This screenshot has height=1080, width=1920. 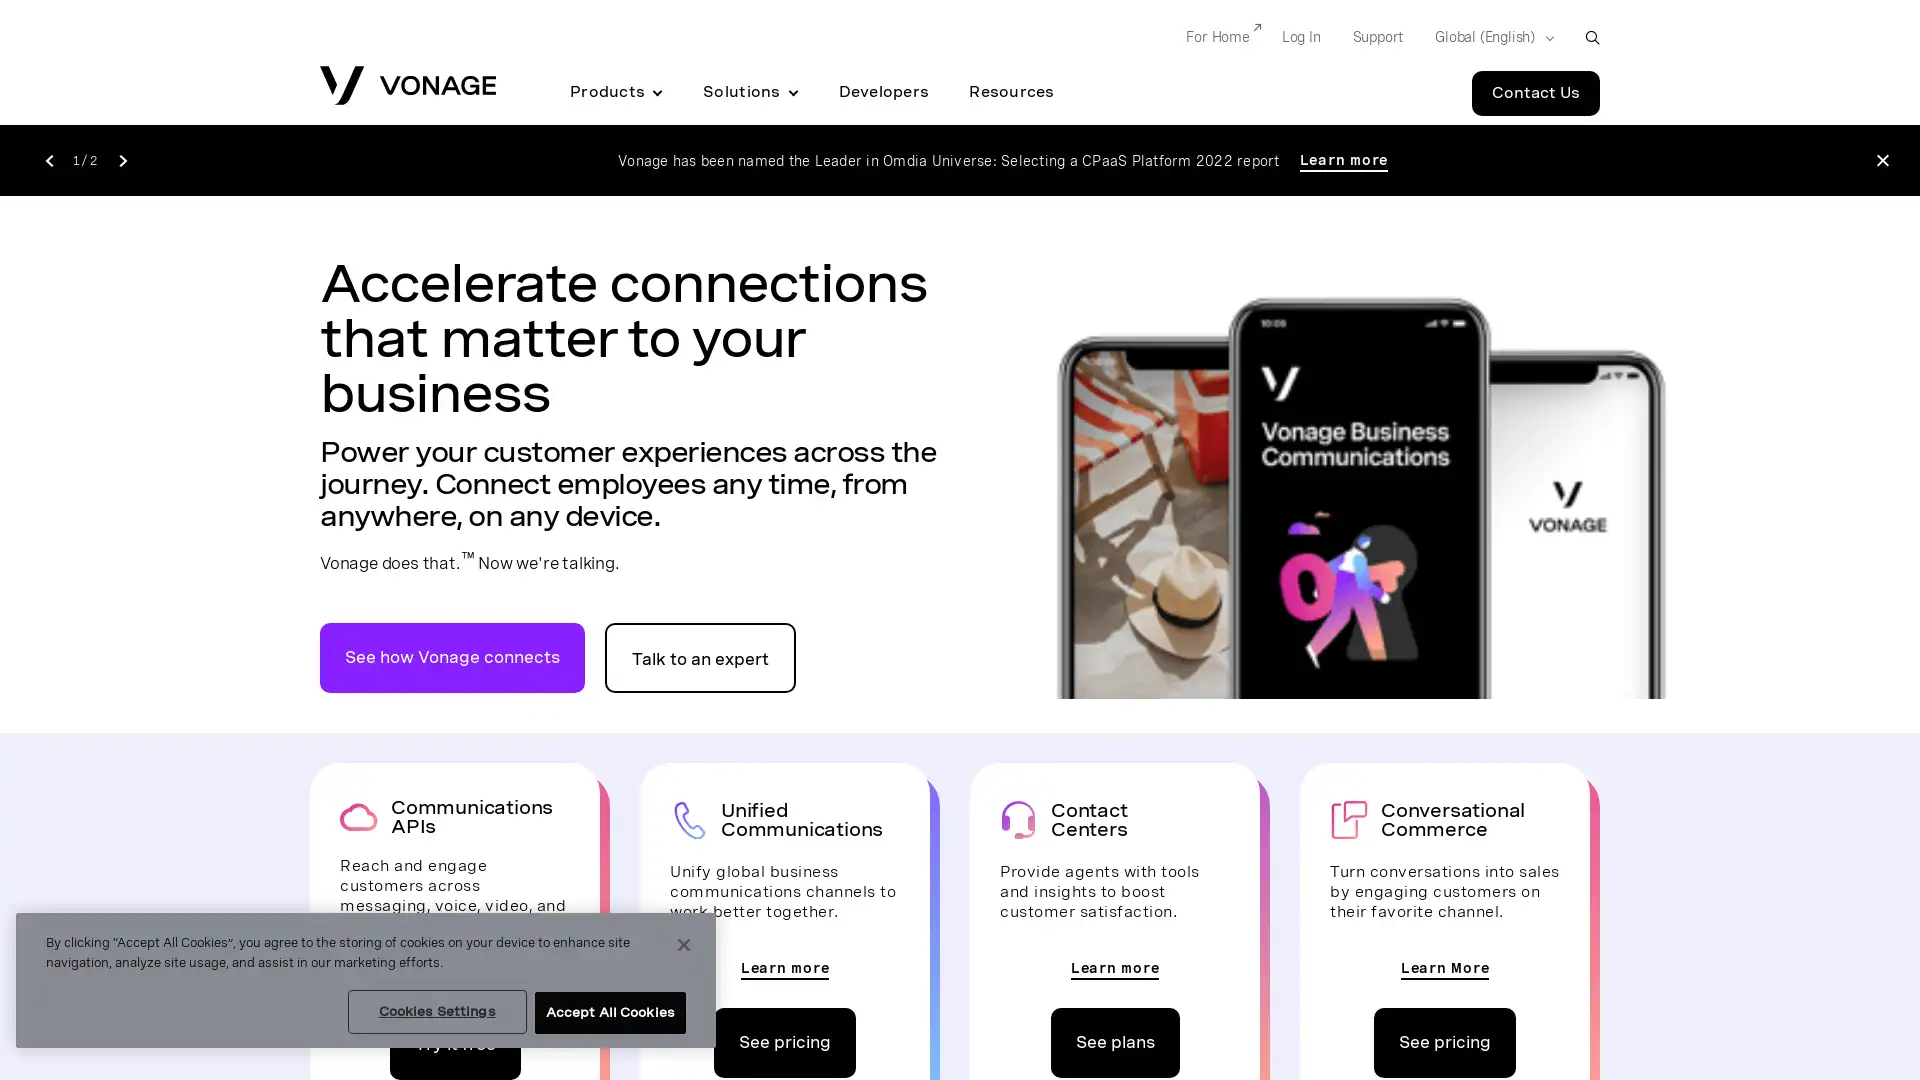 What do you see at coordinates (48, 158) in the screenshot?
I see `Go to the previous announcement` at bounding box center [48, 158].